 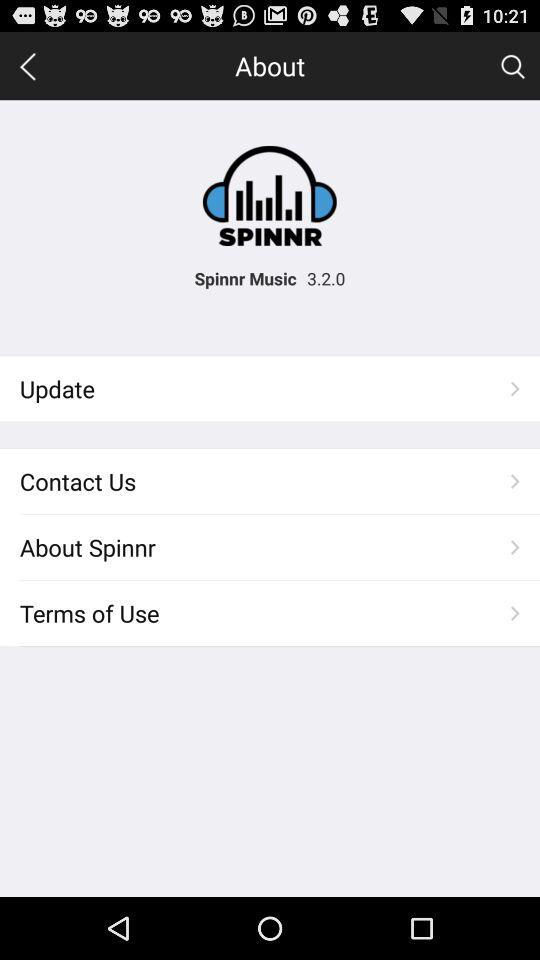 What do you see at coordinates (512, 65) in the screenshot?
I see `the search icon at the top right of the web page` at bounding box center [512, 65].